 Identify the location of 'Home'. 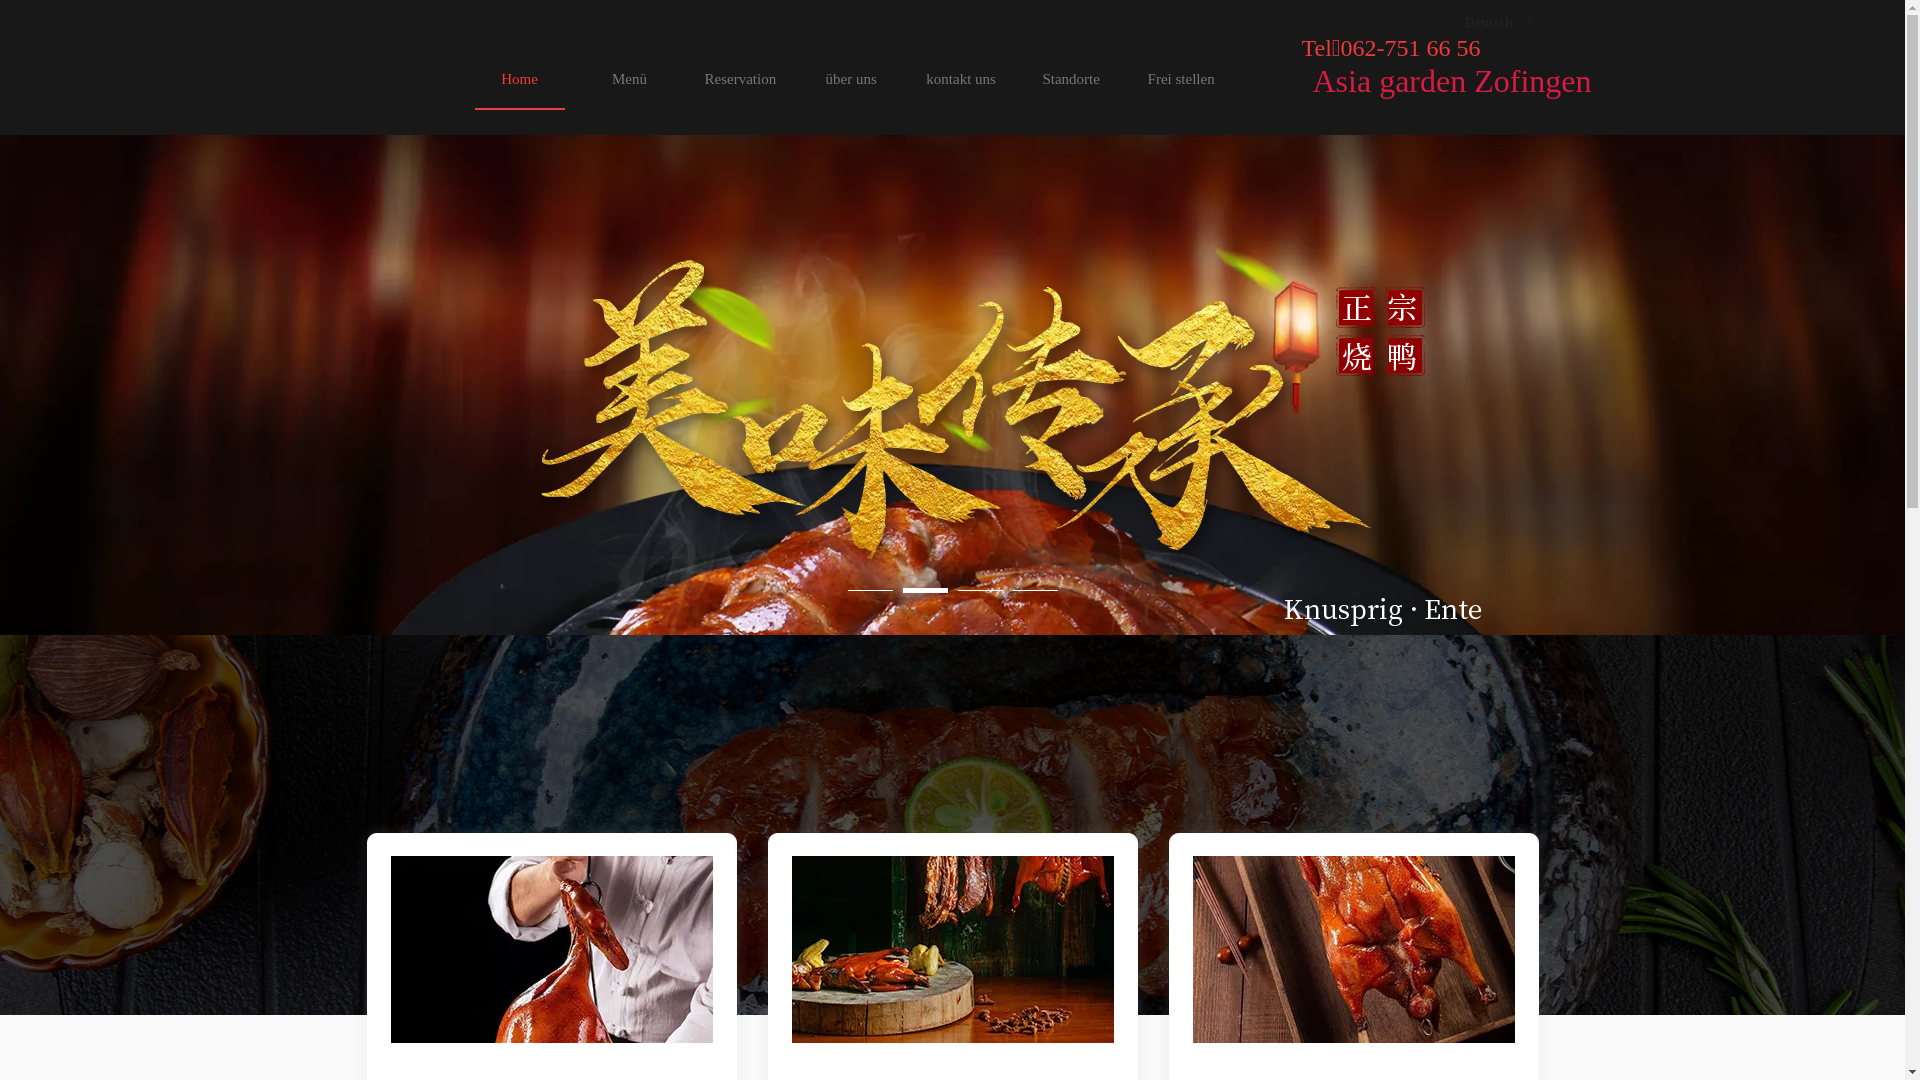
(518, 77).